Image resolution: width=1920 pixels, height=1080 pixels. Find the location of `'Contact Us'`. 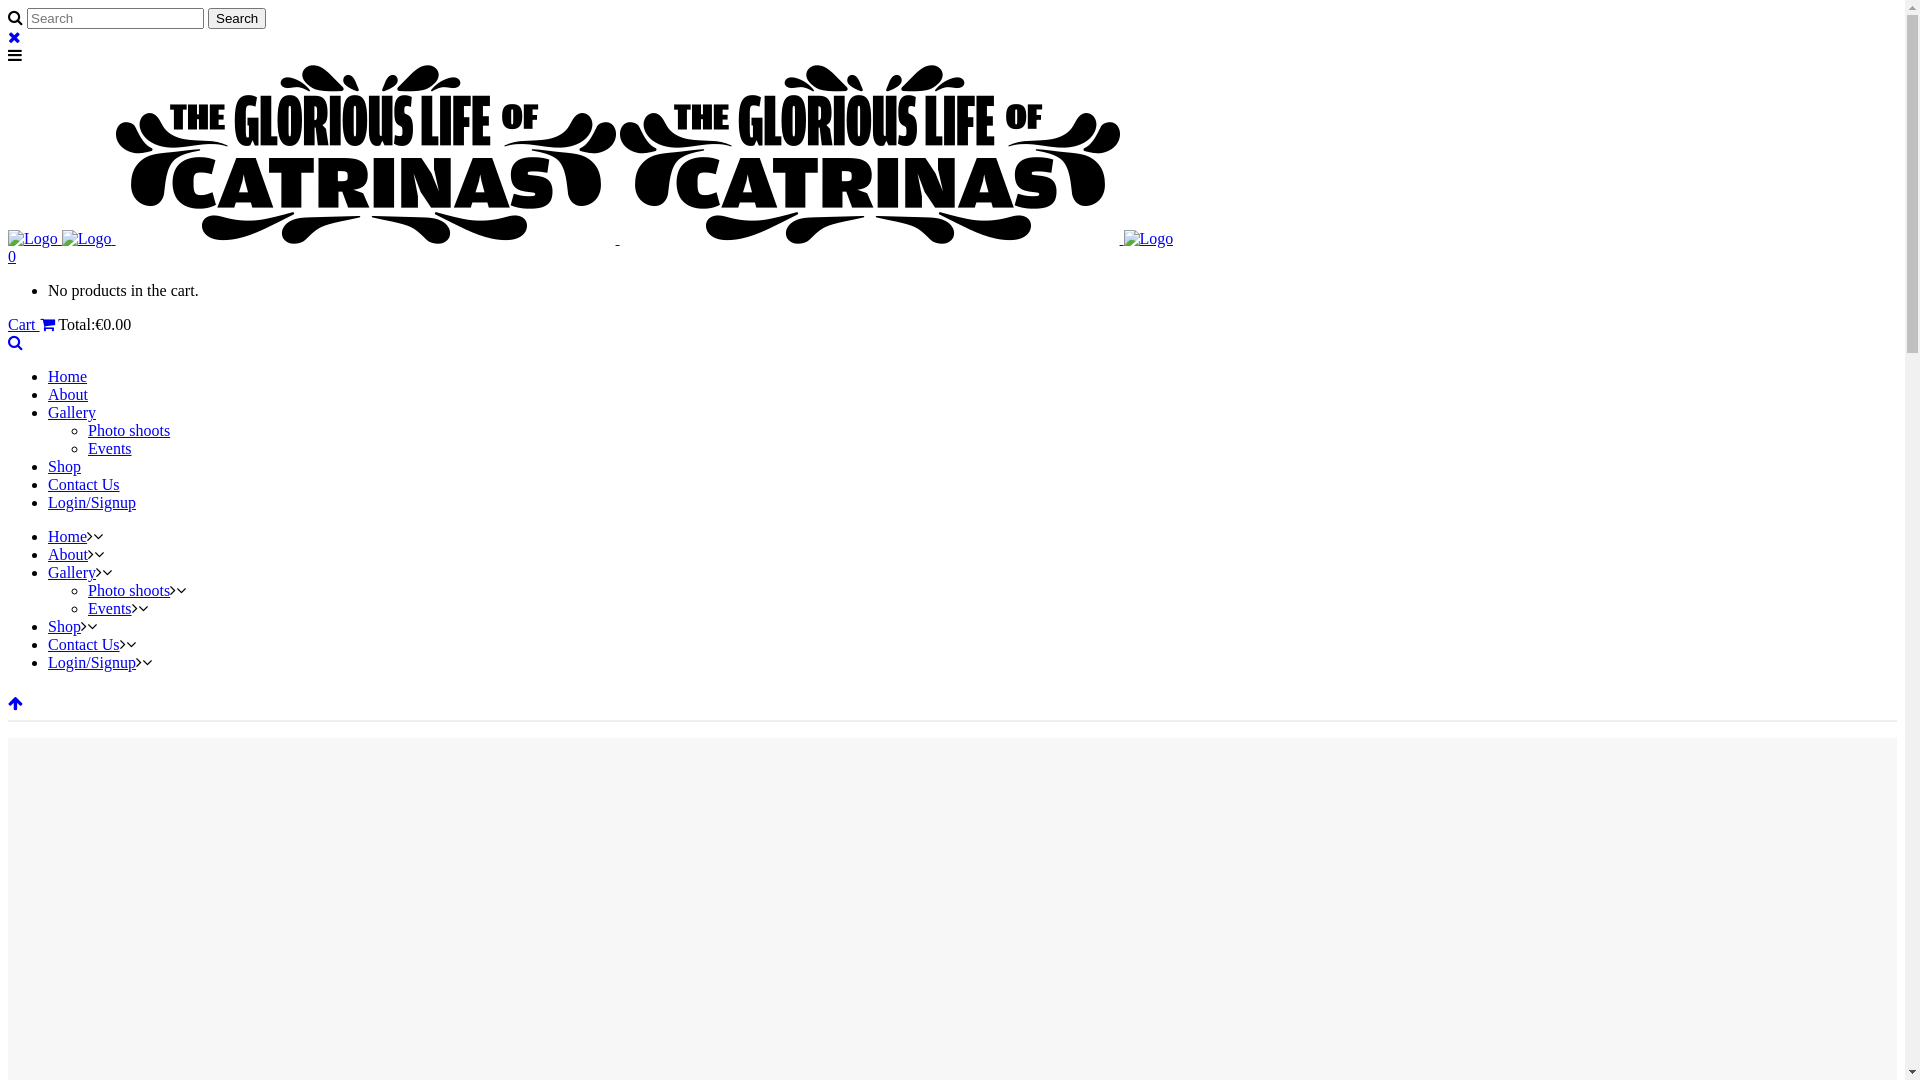

'Contact Us' is located at coordinates (82, 644).